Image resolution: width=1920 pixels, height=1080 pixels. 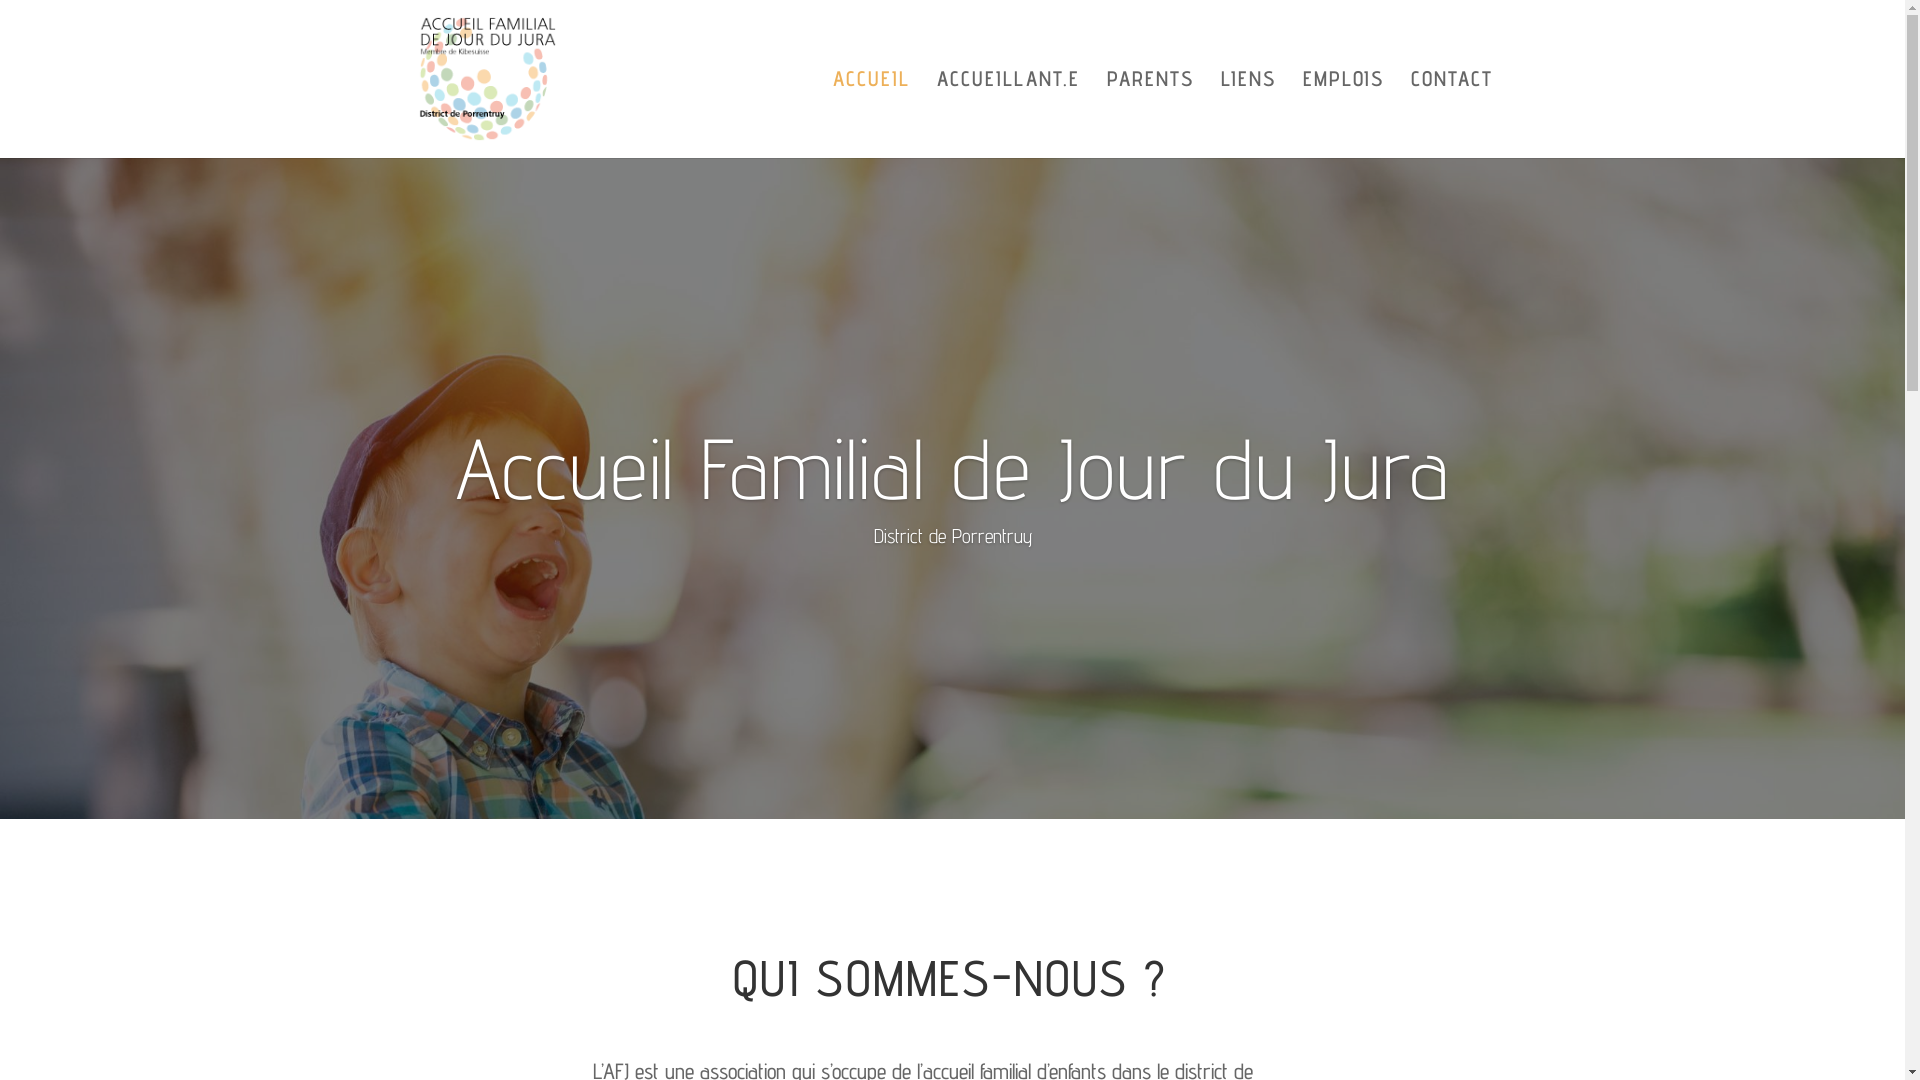 I want to click on 'PARENTS', so click(x=1149, y=115).